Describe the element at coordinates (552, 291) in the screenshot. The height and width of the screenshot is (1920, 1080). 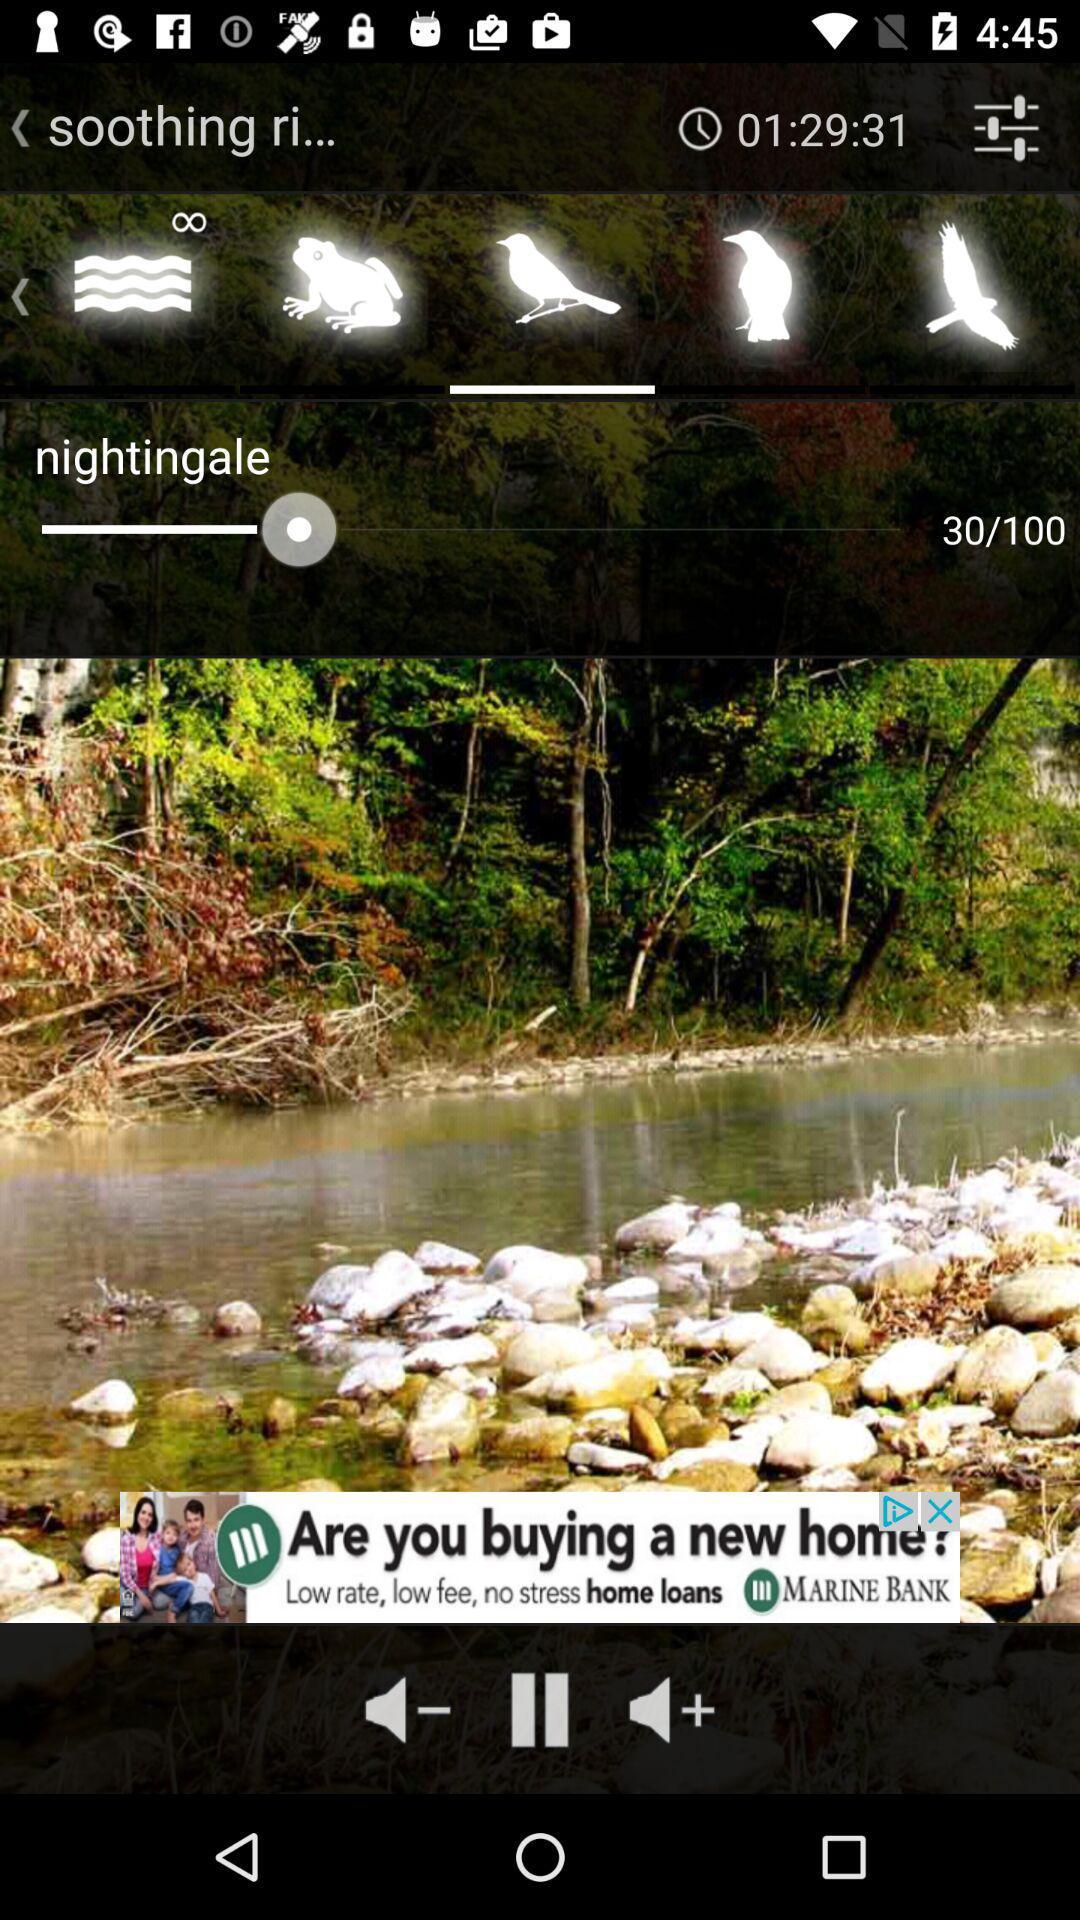
I see `bird` at that location.